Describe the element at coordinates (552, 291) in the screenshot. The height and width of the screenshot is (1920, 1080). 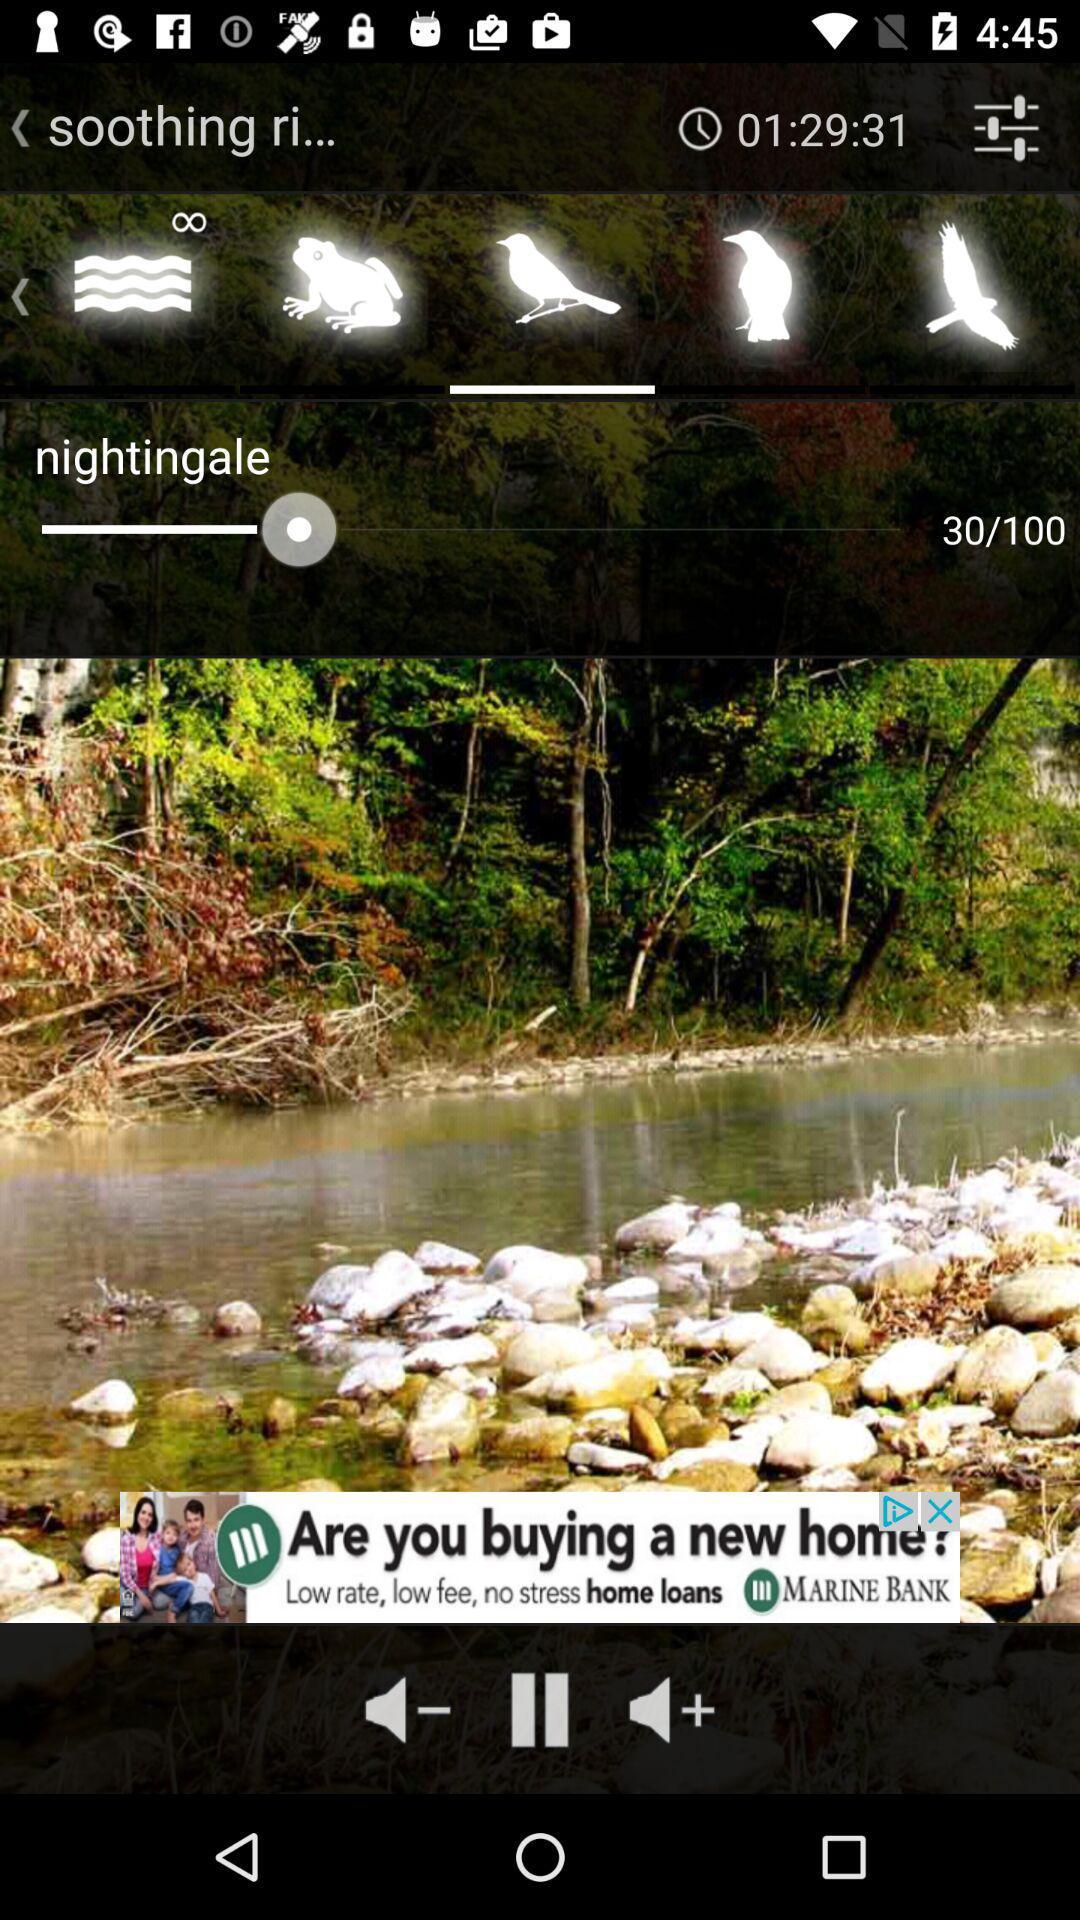
I see `bird` at that location.